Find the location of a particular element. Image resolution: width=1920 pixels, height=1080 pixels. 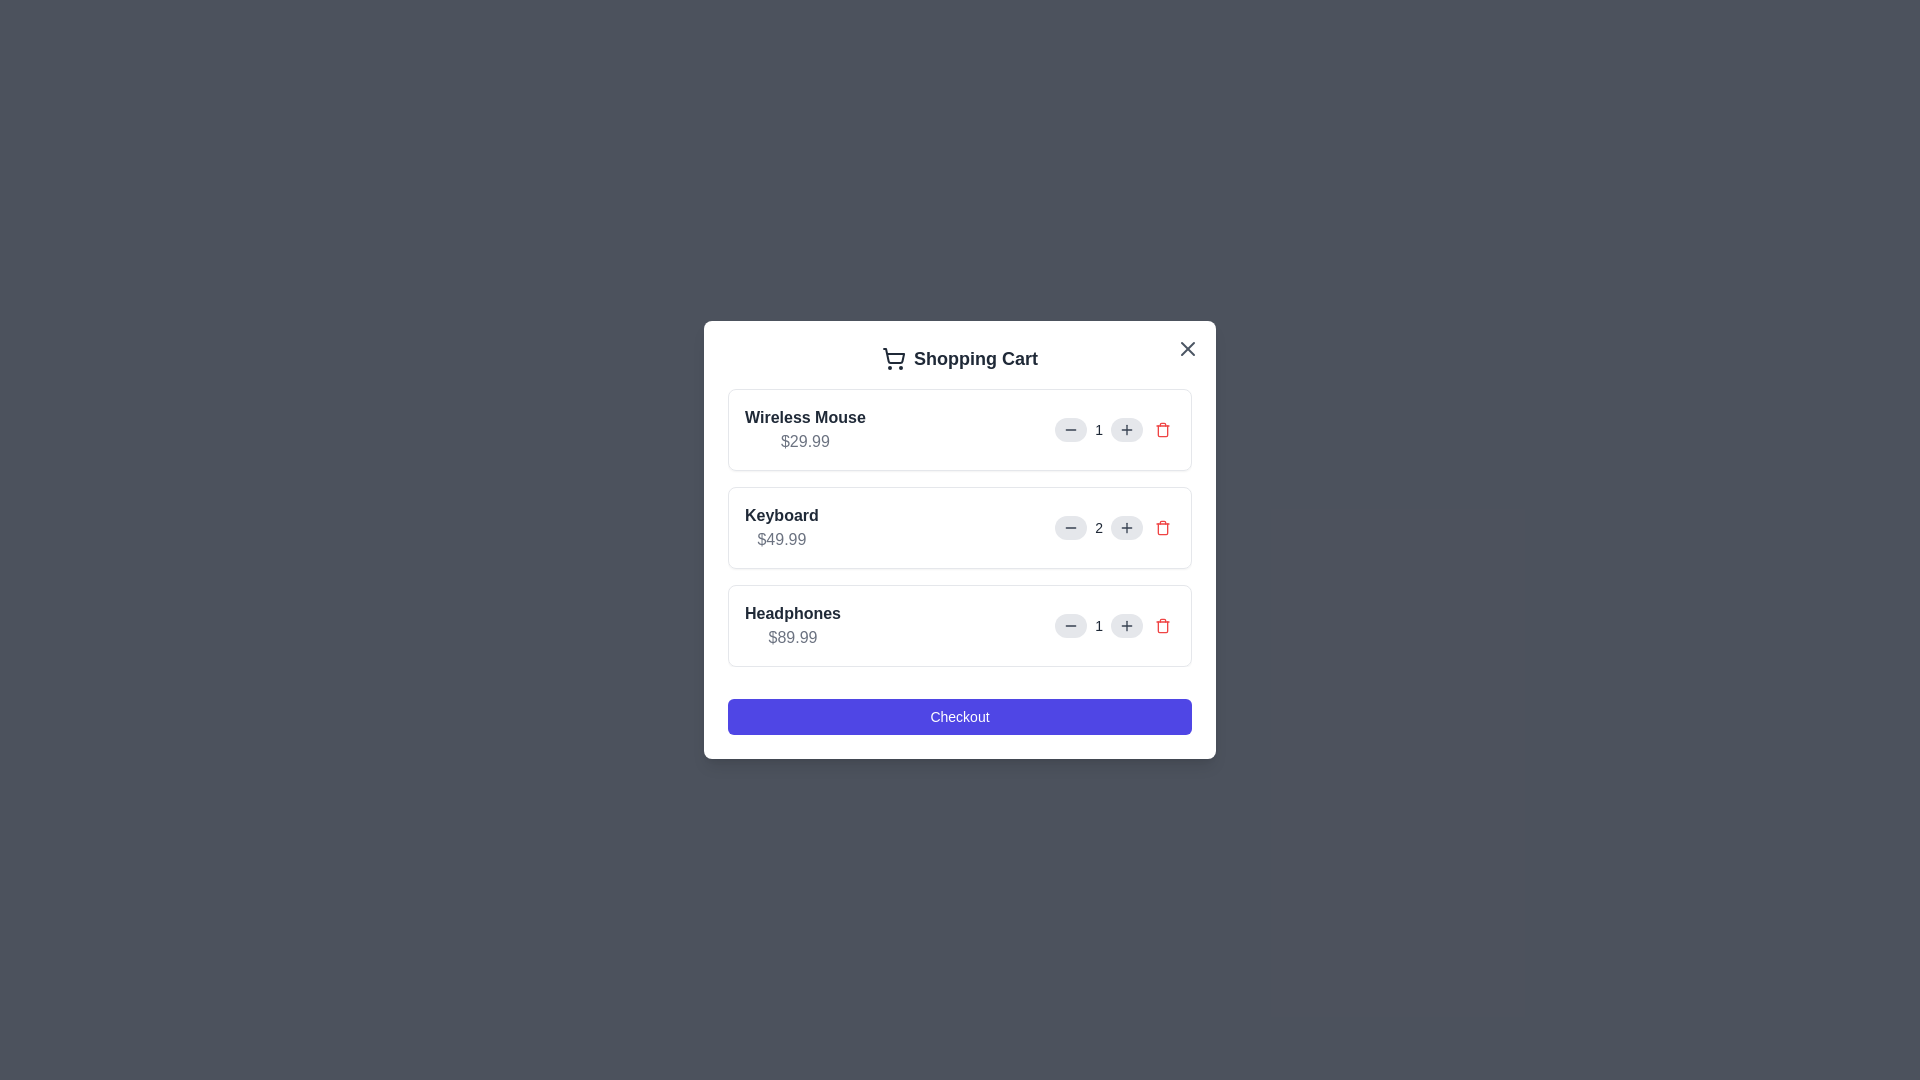

the 'Checkout' button, which is a wide rectangular button with rounded corners, indigo in color, located at the bottom of the shopping cart popup is located at coordinates (960, 716).